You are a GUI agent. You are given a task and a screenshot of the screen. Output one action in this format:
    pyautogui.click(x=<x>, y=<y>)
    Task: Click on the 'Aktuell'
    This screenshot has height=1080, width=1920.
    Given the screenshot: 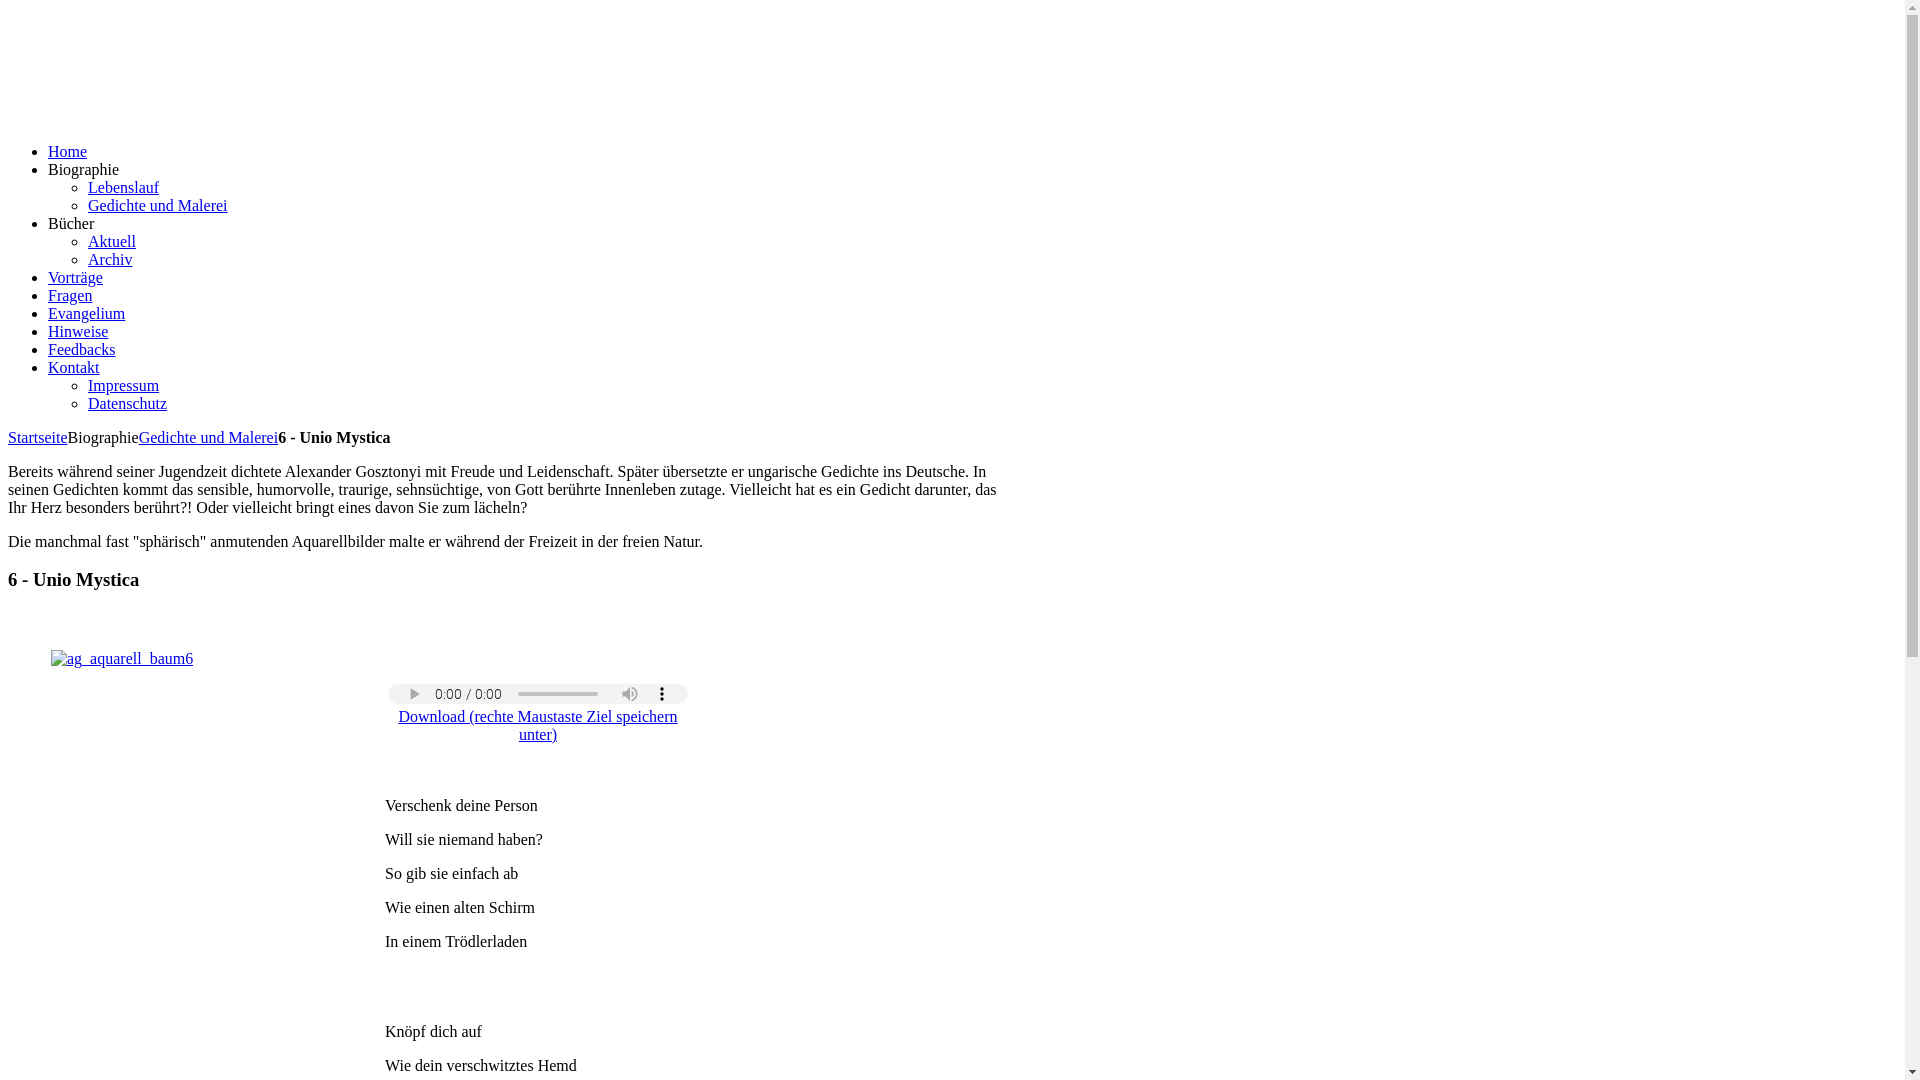 What is the action you would take?
    pyautogui.click(x=110, y=240)
    